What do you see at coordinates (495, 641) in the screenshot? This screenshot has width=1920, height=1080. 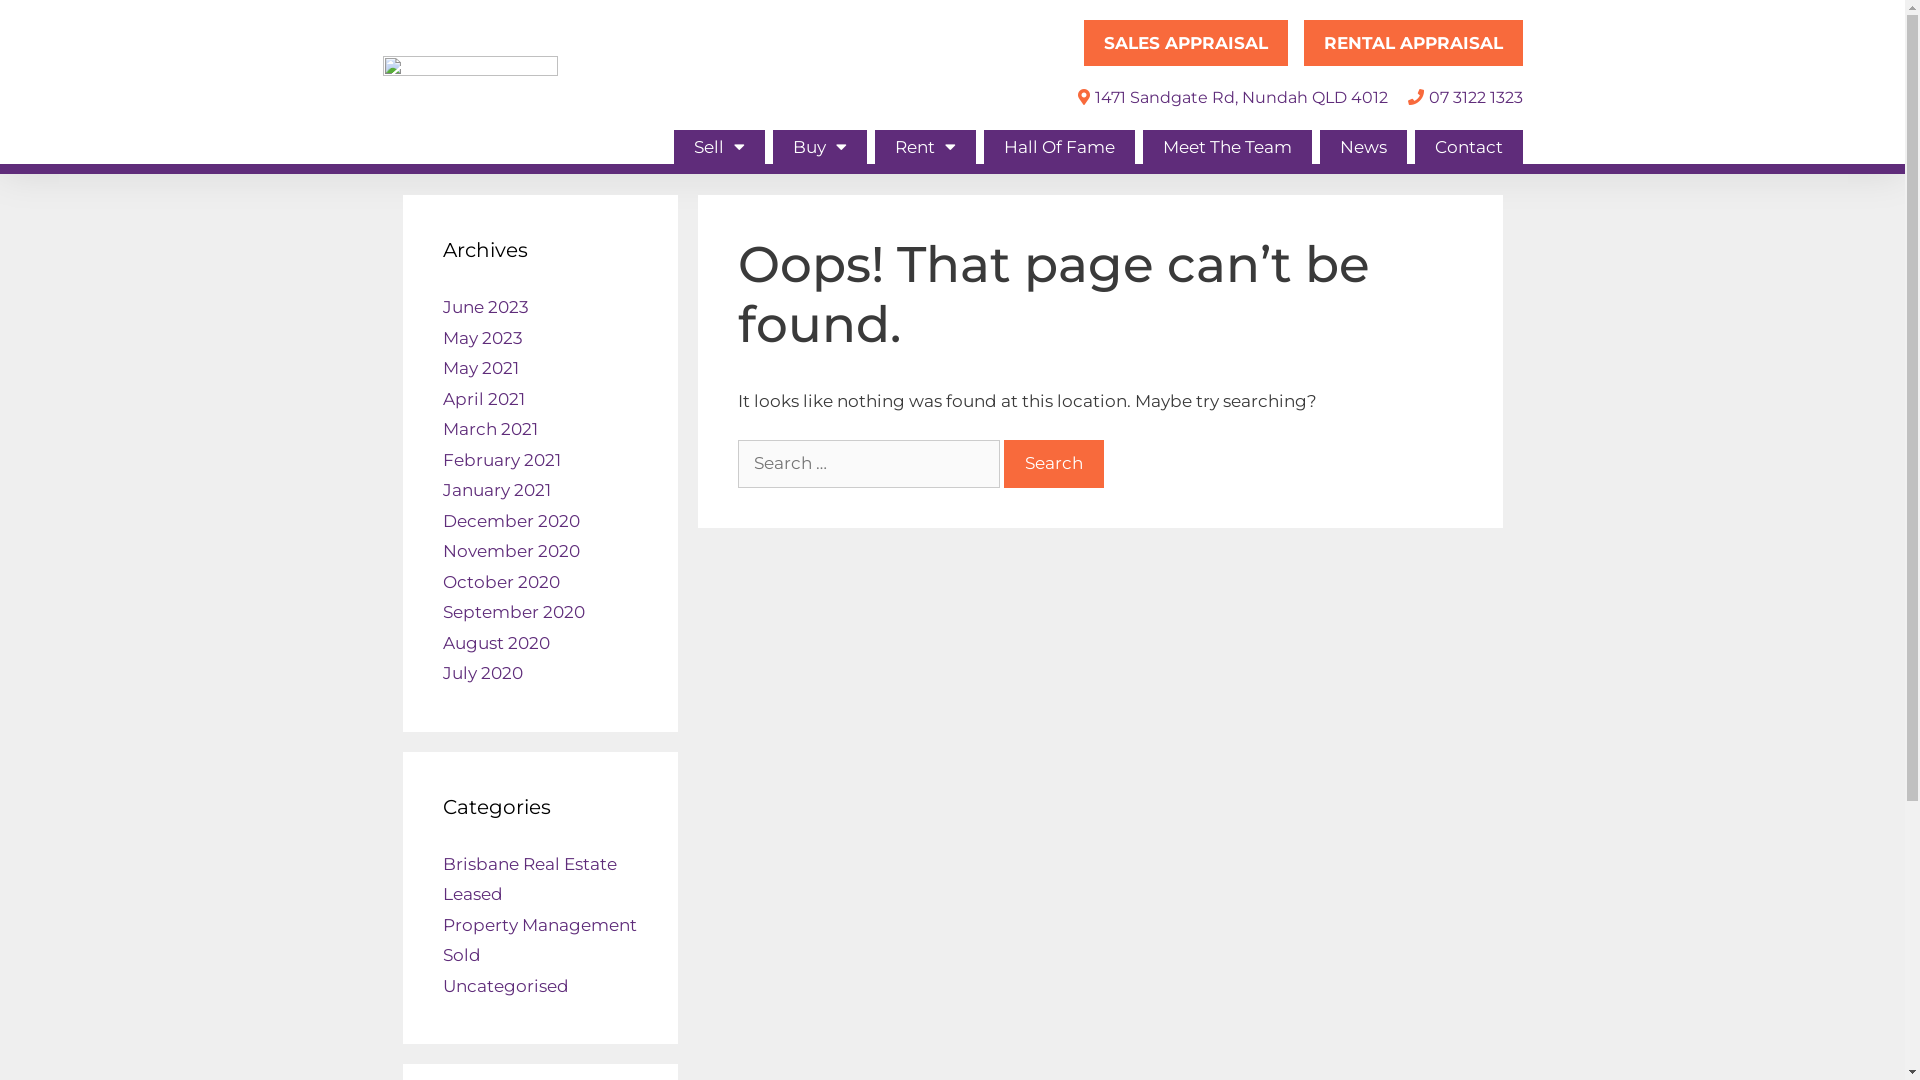 I see `'August 2020'` at bounding box center [495, 641].